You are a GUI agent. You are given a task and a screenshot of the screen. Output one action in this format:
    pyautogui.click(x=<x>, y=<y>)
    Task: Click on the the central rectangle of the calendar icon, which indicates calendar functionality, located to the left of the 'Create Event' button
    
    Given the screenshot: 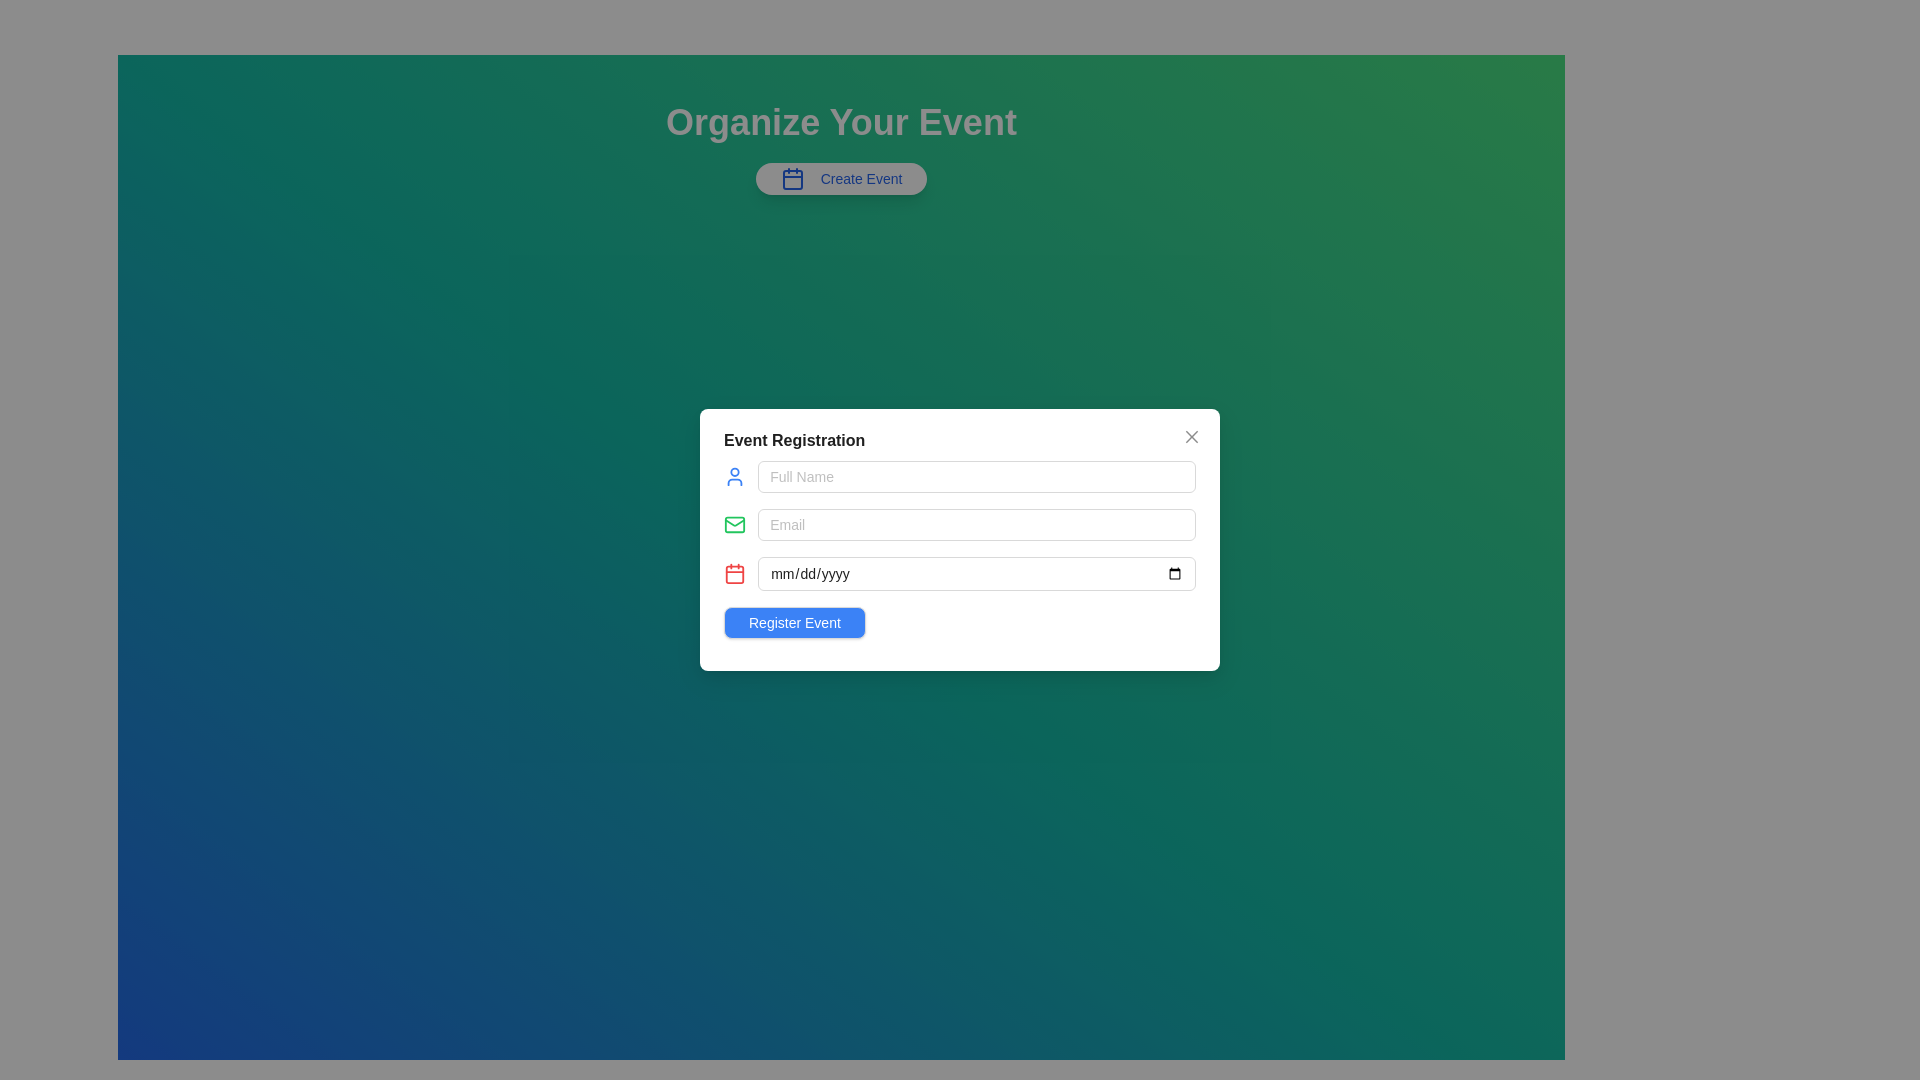 What is the action you would take?
    pyautogui.click(x=791, y=180)
    